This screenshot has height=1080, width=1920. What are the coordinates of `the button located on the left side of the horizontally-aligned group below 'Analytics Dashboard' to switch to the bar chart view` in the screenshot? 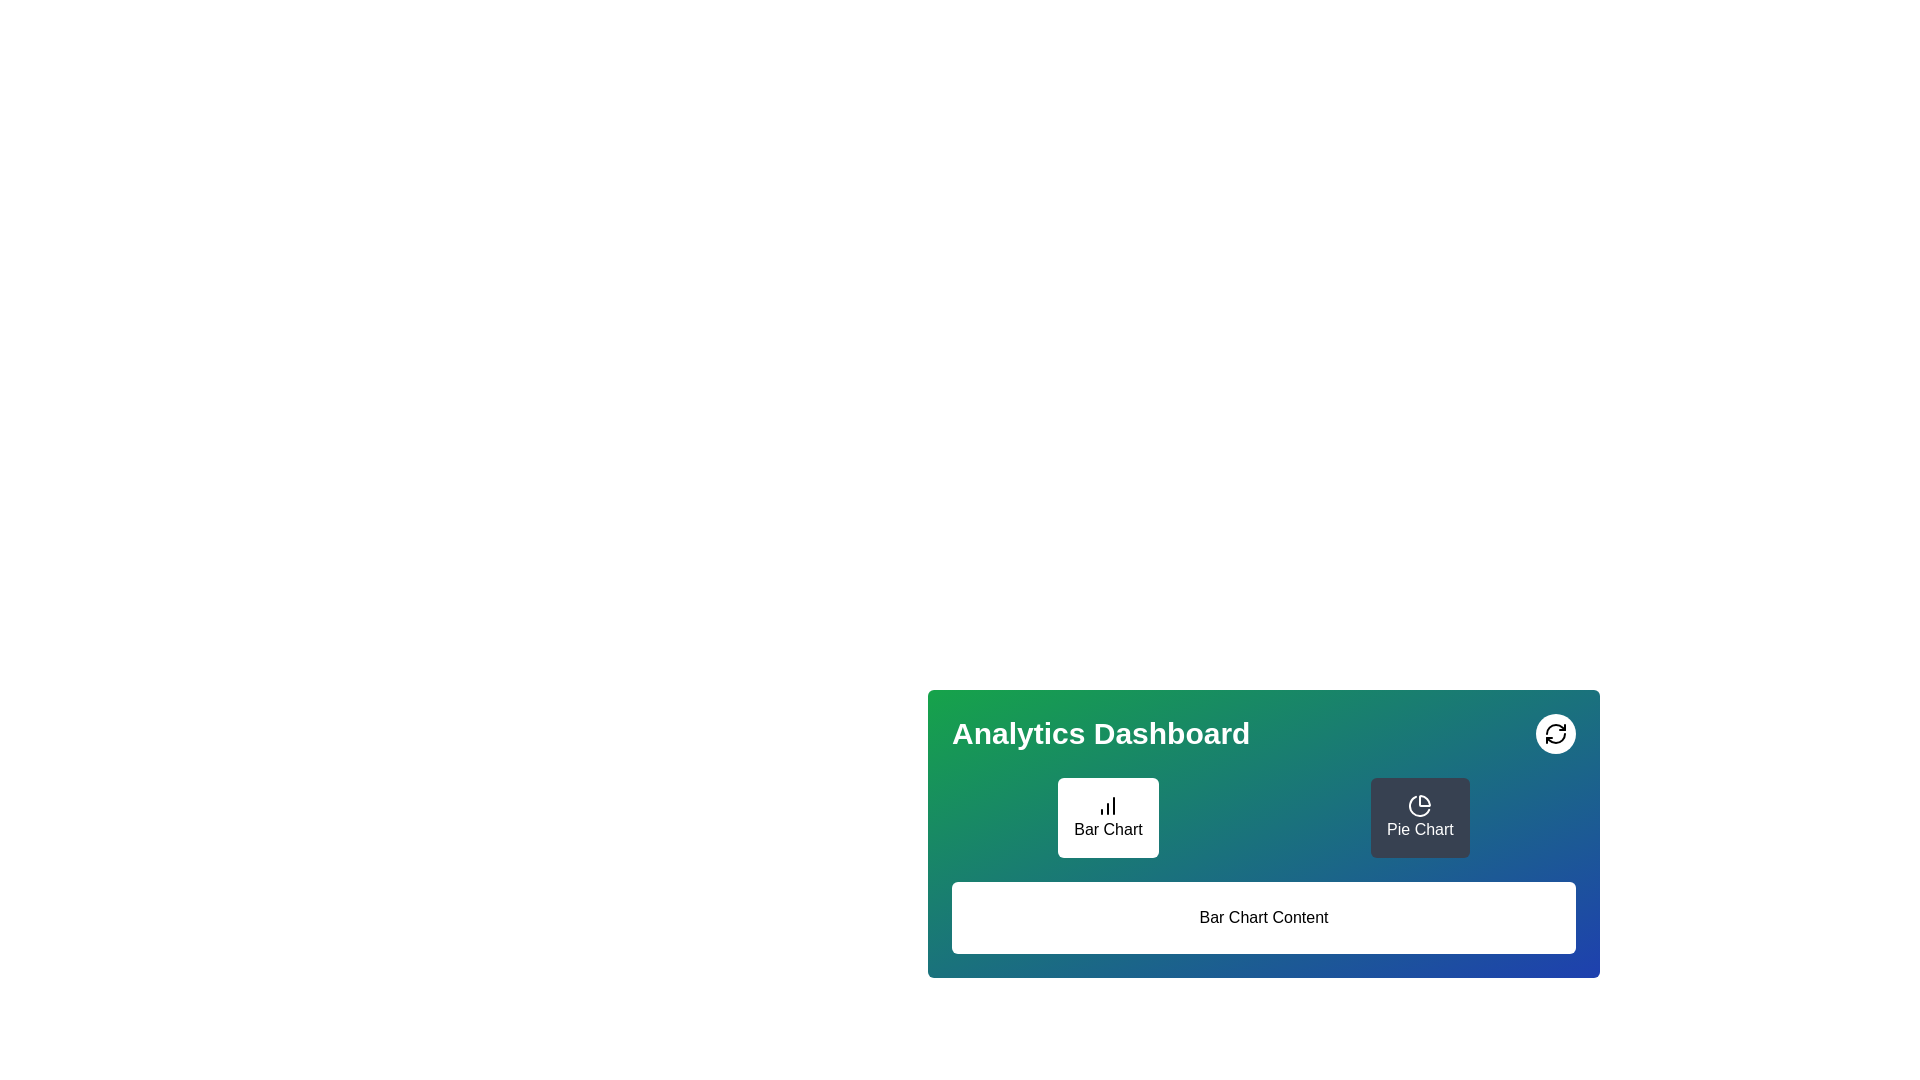 It's located at (1107, 817).